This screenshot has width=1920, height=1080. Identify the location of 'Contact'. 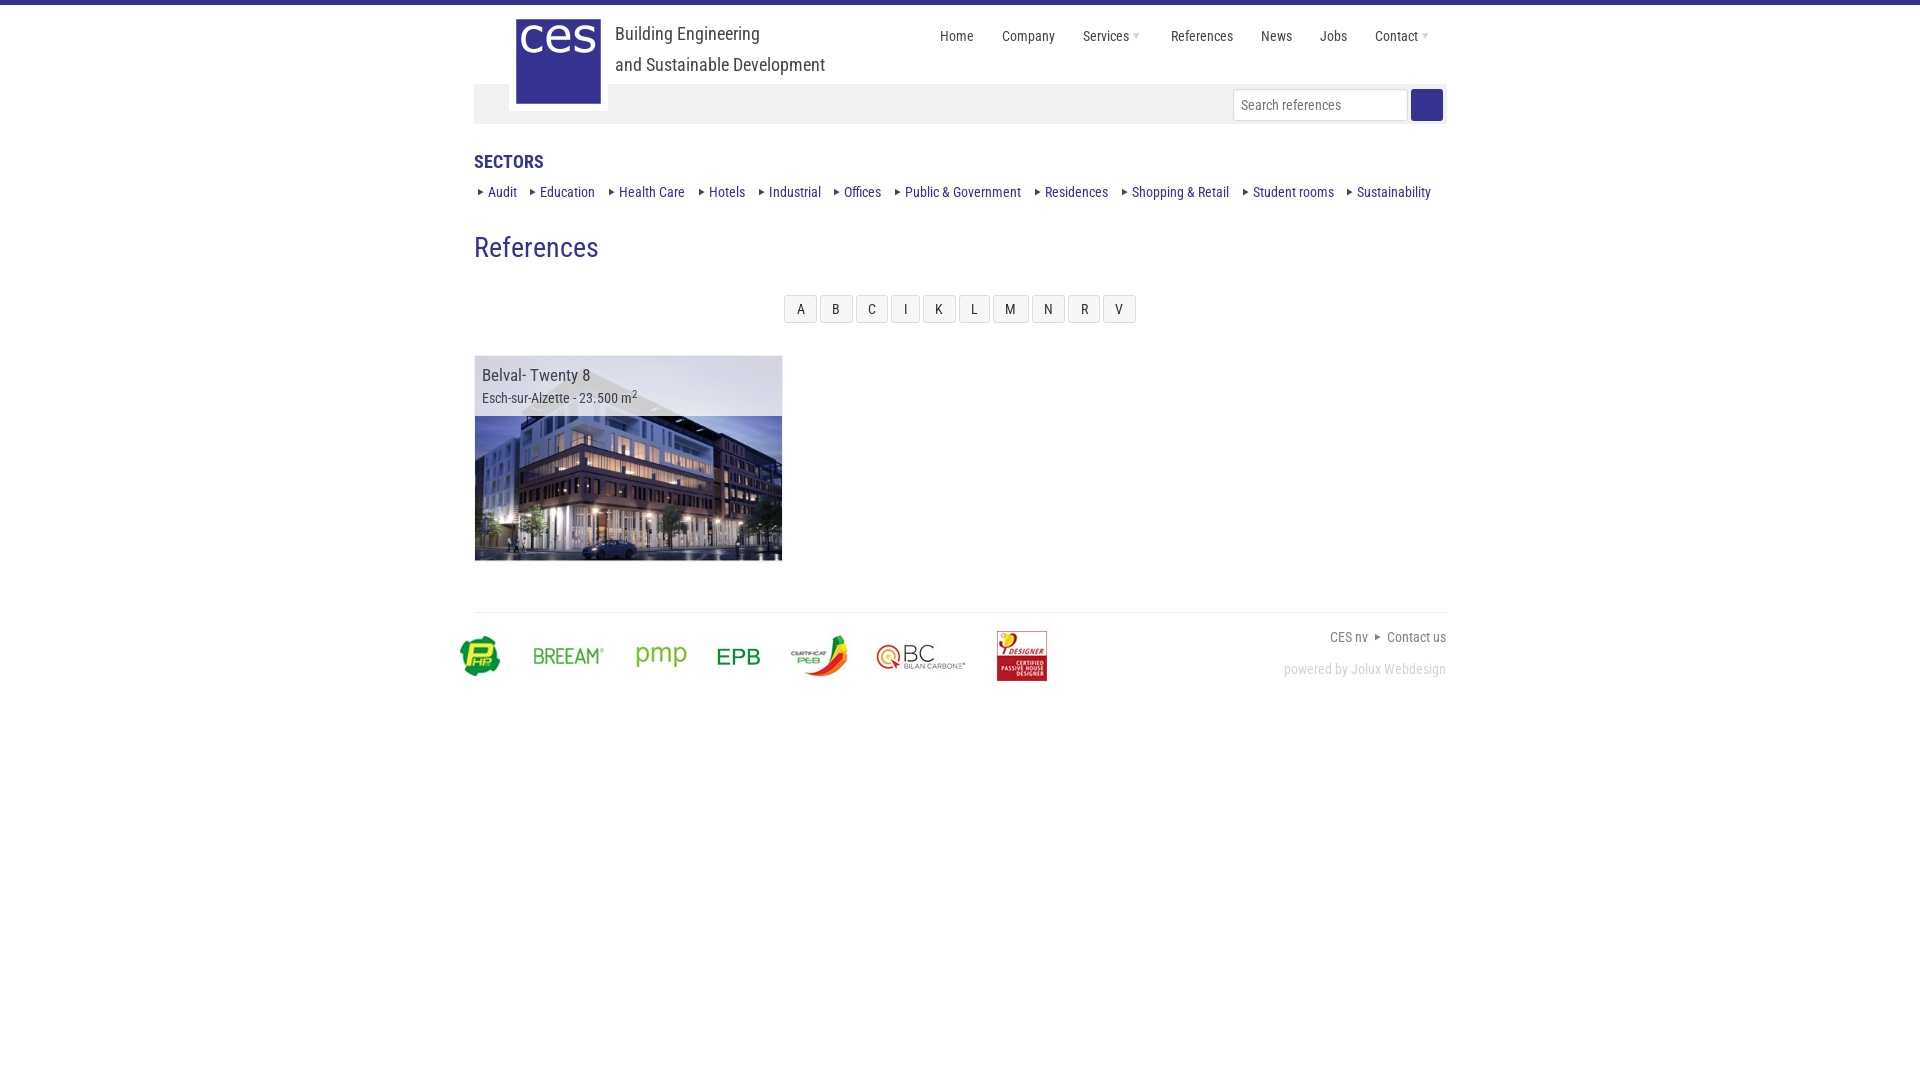
(1360, 36).